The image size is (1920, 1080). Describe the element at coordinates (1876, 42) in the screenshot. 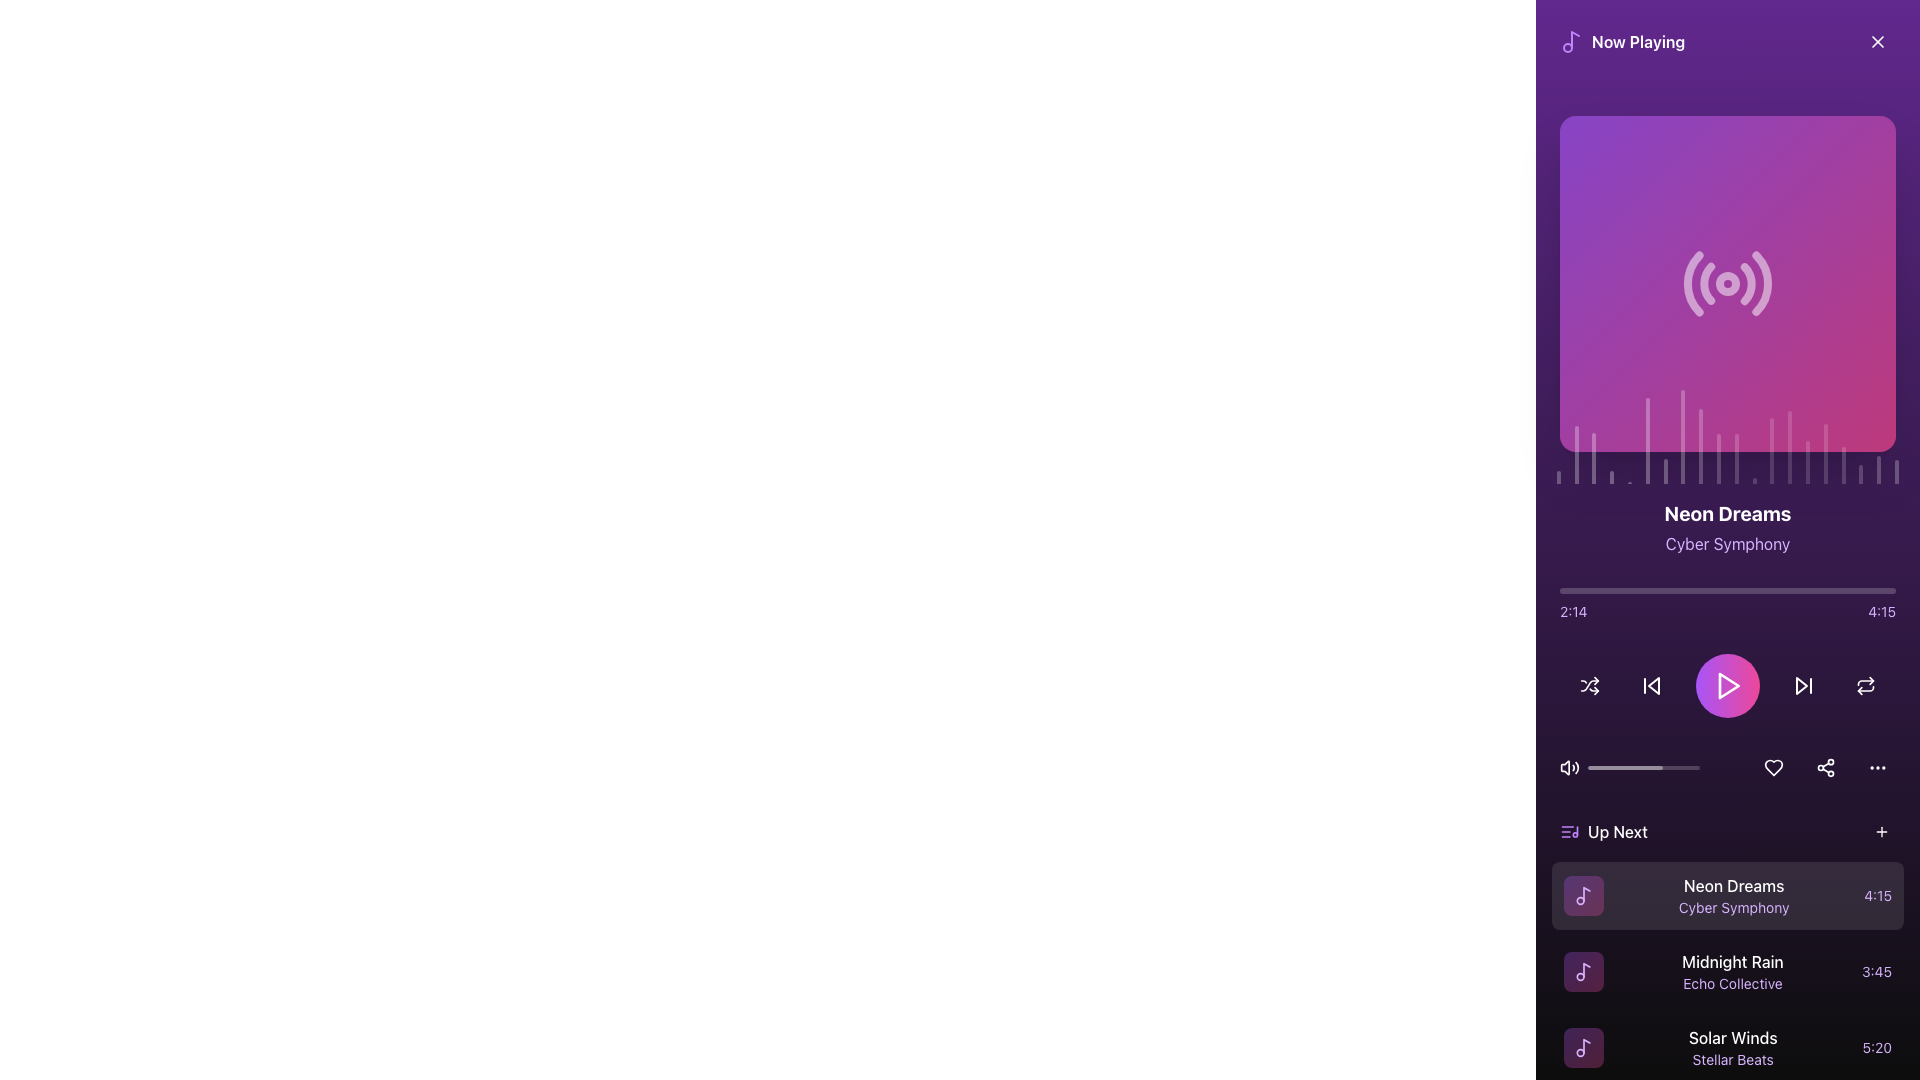

I see `the circular close button with an 'X' icon in the top-right corner of the 'Now Playing' section to observe the style change` at that location.